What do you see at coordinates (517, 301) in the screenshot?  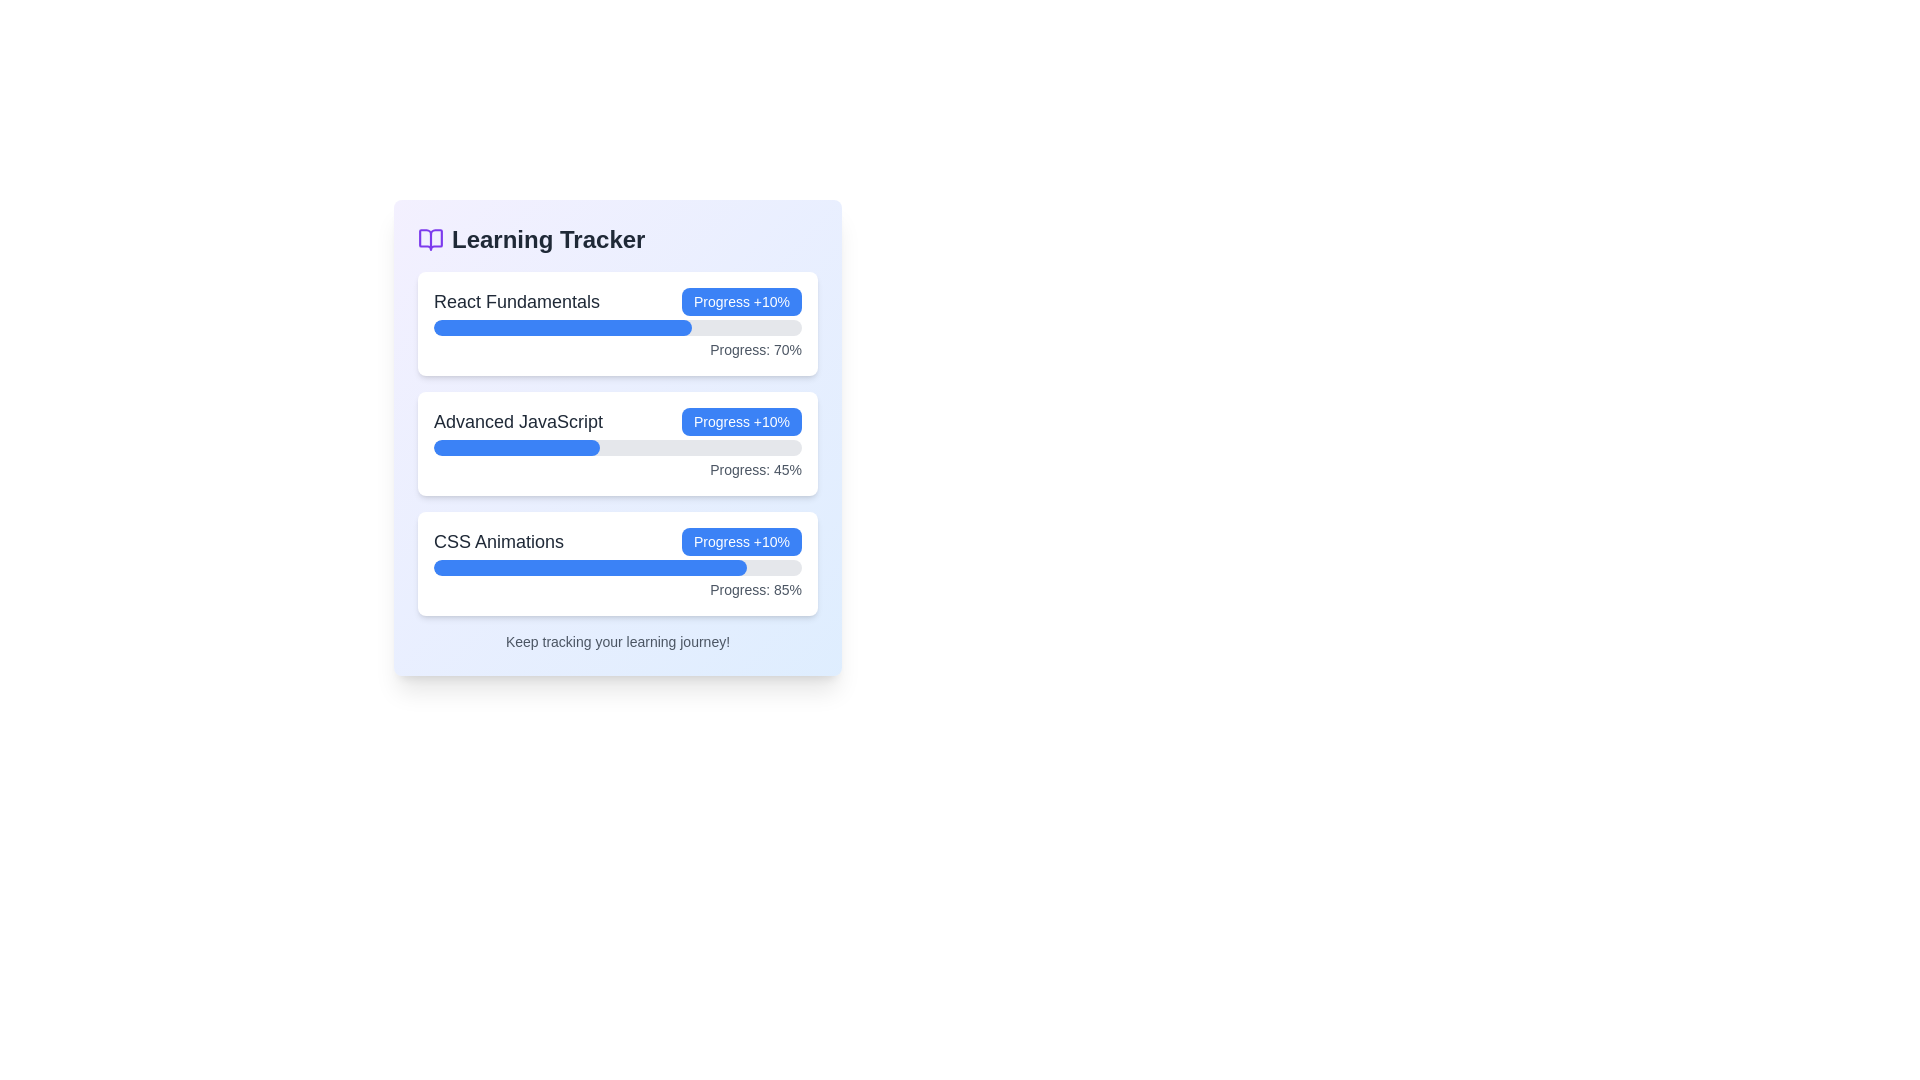 I see `the text label displaying 'React Fundamentals'` at bounding box center [517, 301].